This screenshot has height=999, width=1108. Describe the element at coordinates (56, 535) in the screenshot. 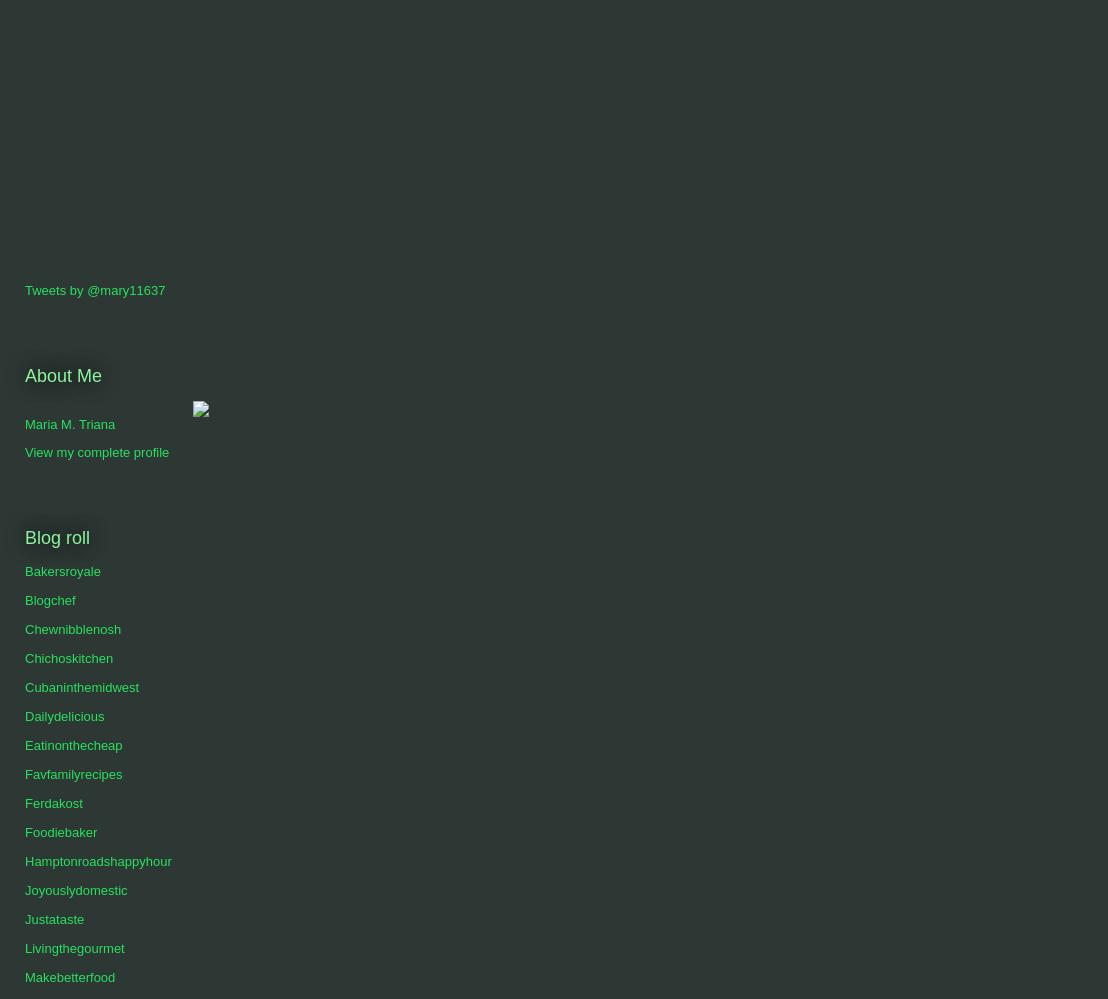

I see `'Blog roll'` at that location.